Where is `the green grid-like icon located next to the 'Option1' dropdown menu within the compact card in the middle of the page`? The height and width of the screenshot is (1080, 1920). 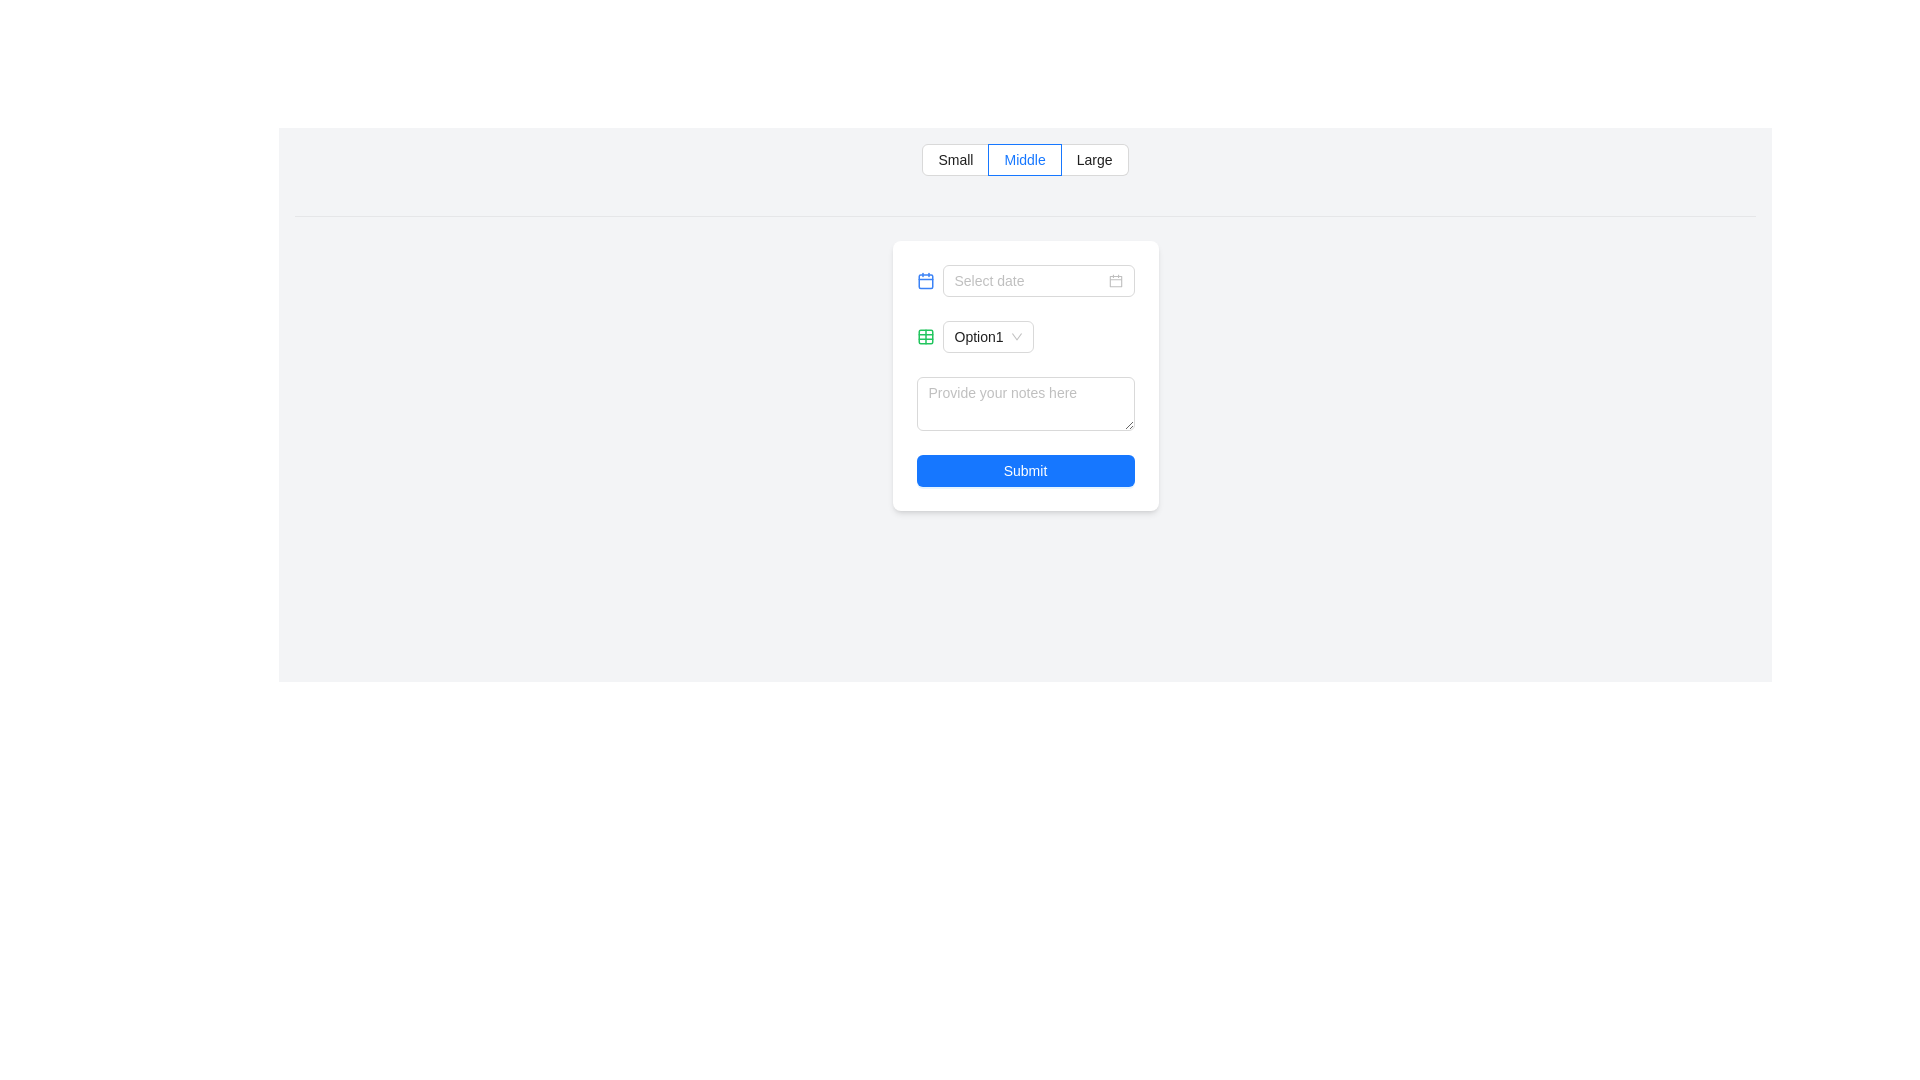 the green grid-like icon located next to the 'Option1' dropdown menu within the compact card in the middle of the page is located at coordinates (924, 335).